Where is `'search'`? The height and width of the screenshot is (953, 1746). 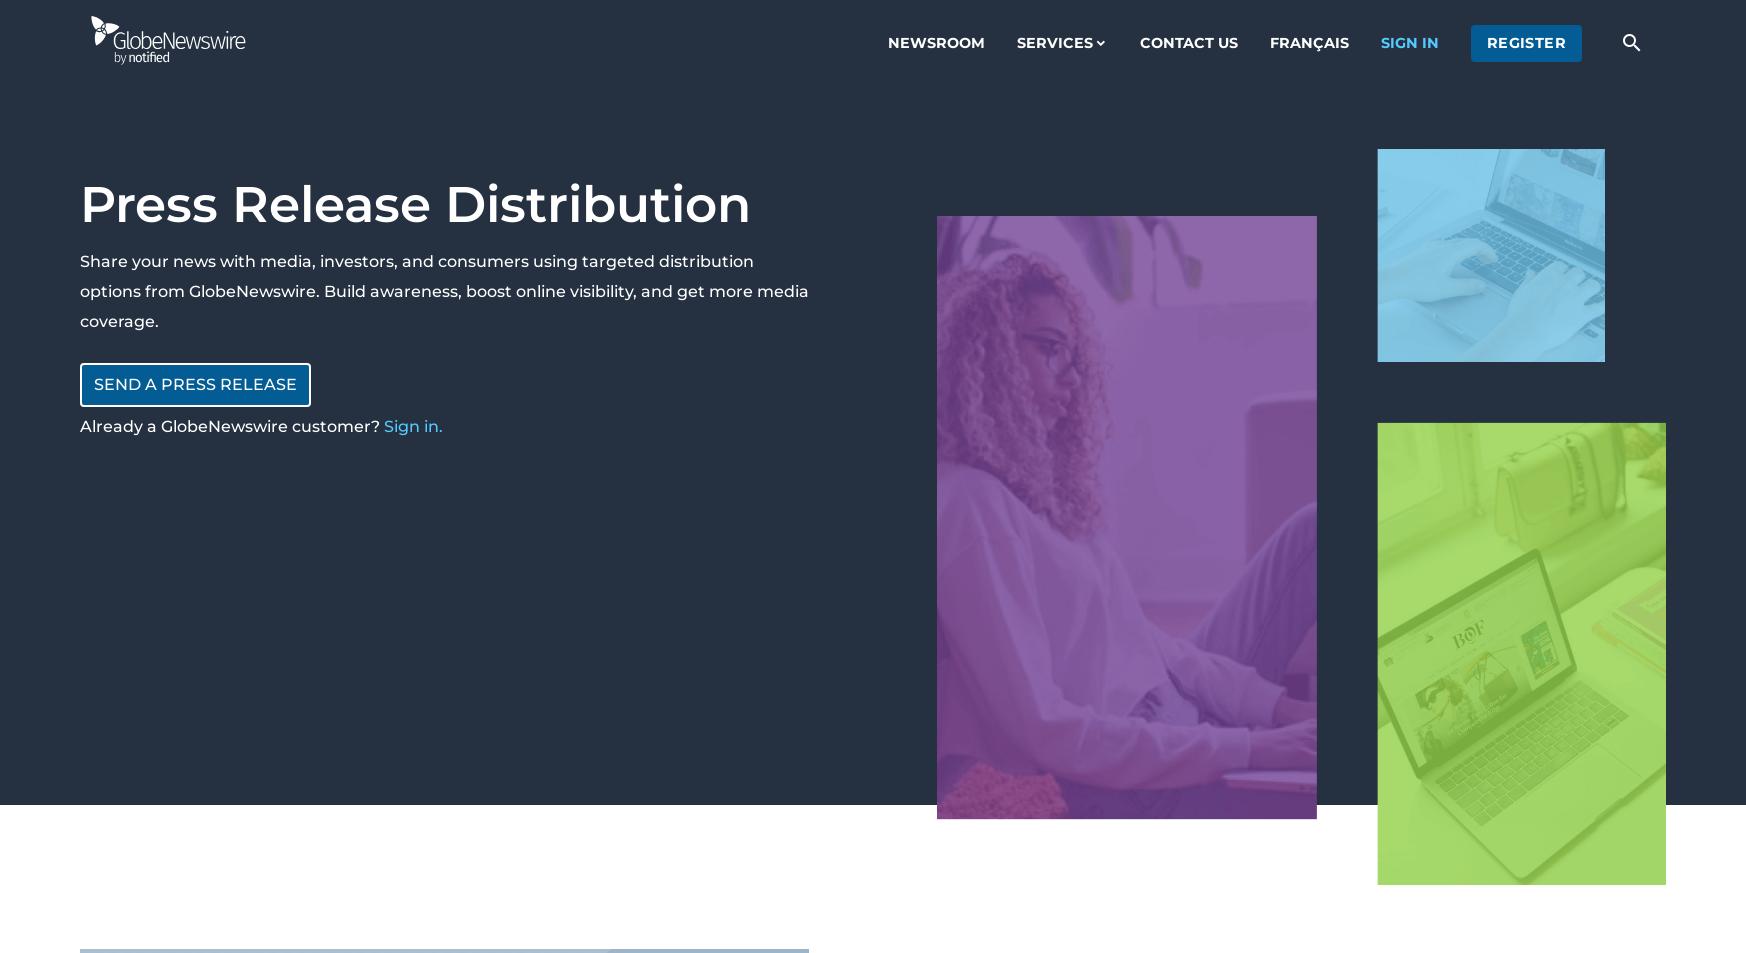 'search' is located at coordinates (1630, 41).